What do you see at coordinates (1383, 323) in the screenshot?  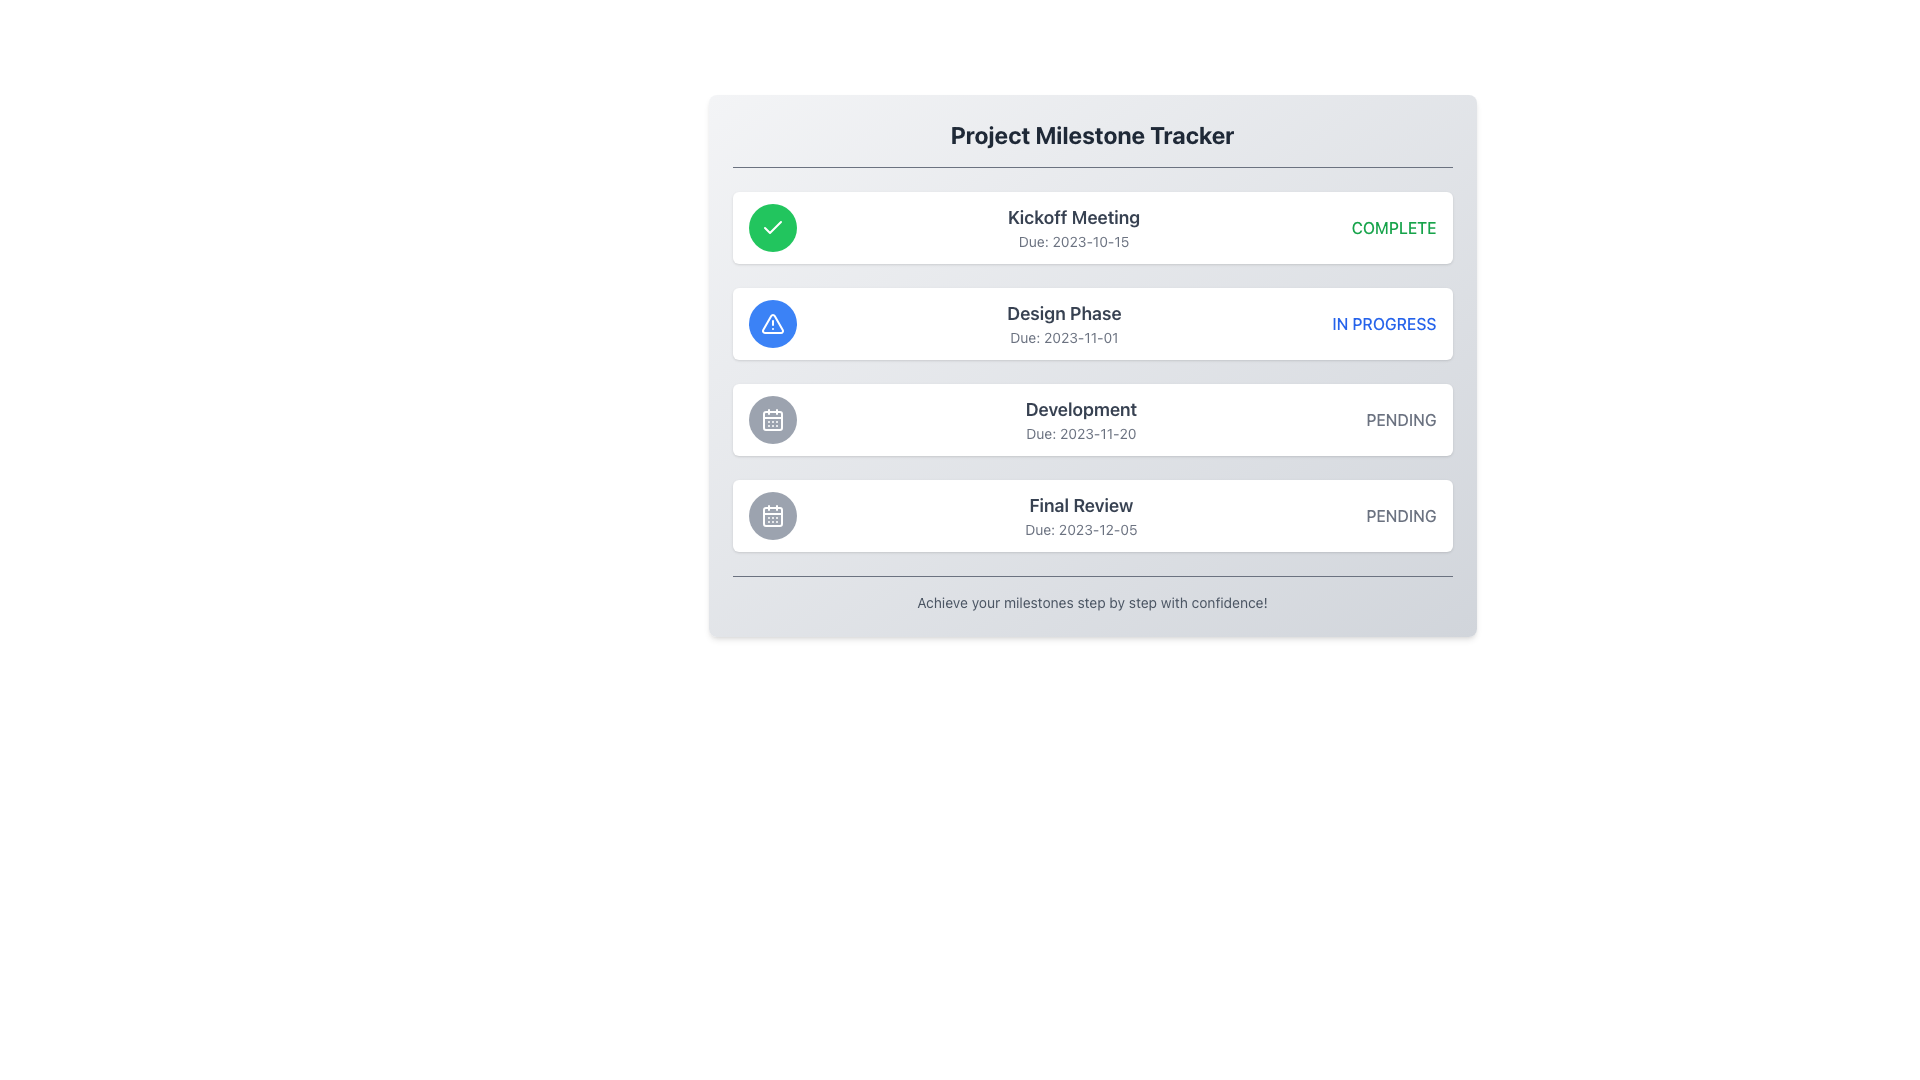 I see `the 'IN PROGRESS' label which is displayed in blue font and located to the right of the 'Due: 2023-11-01' text in the 'Design Phase' milestone of the project tracker` at bounding box center [1383, 323].